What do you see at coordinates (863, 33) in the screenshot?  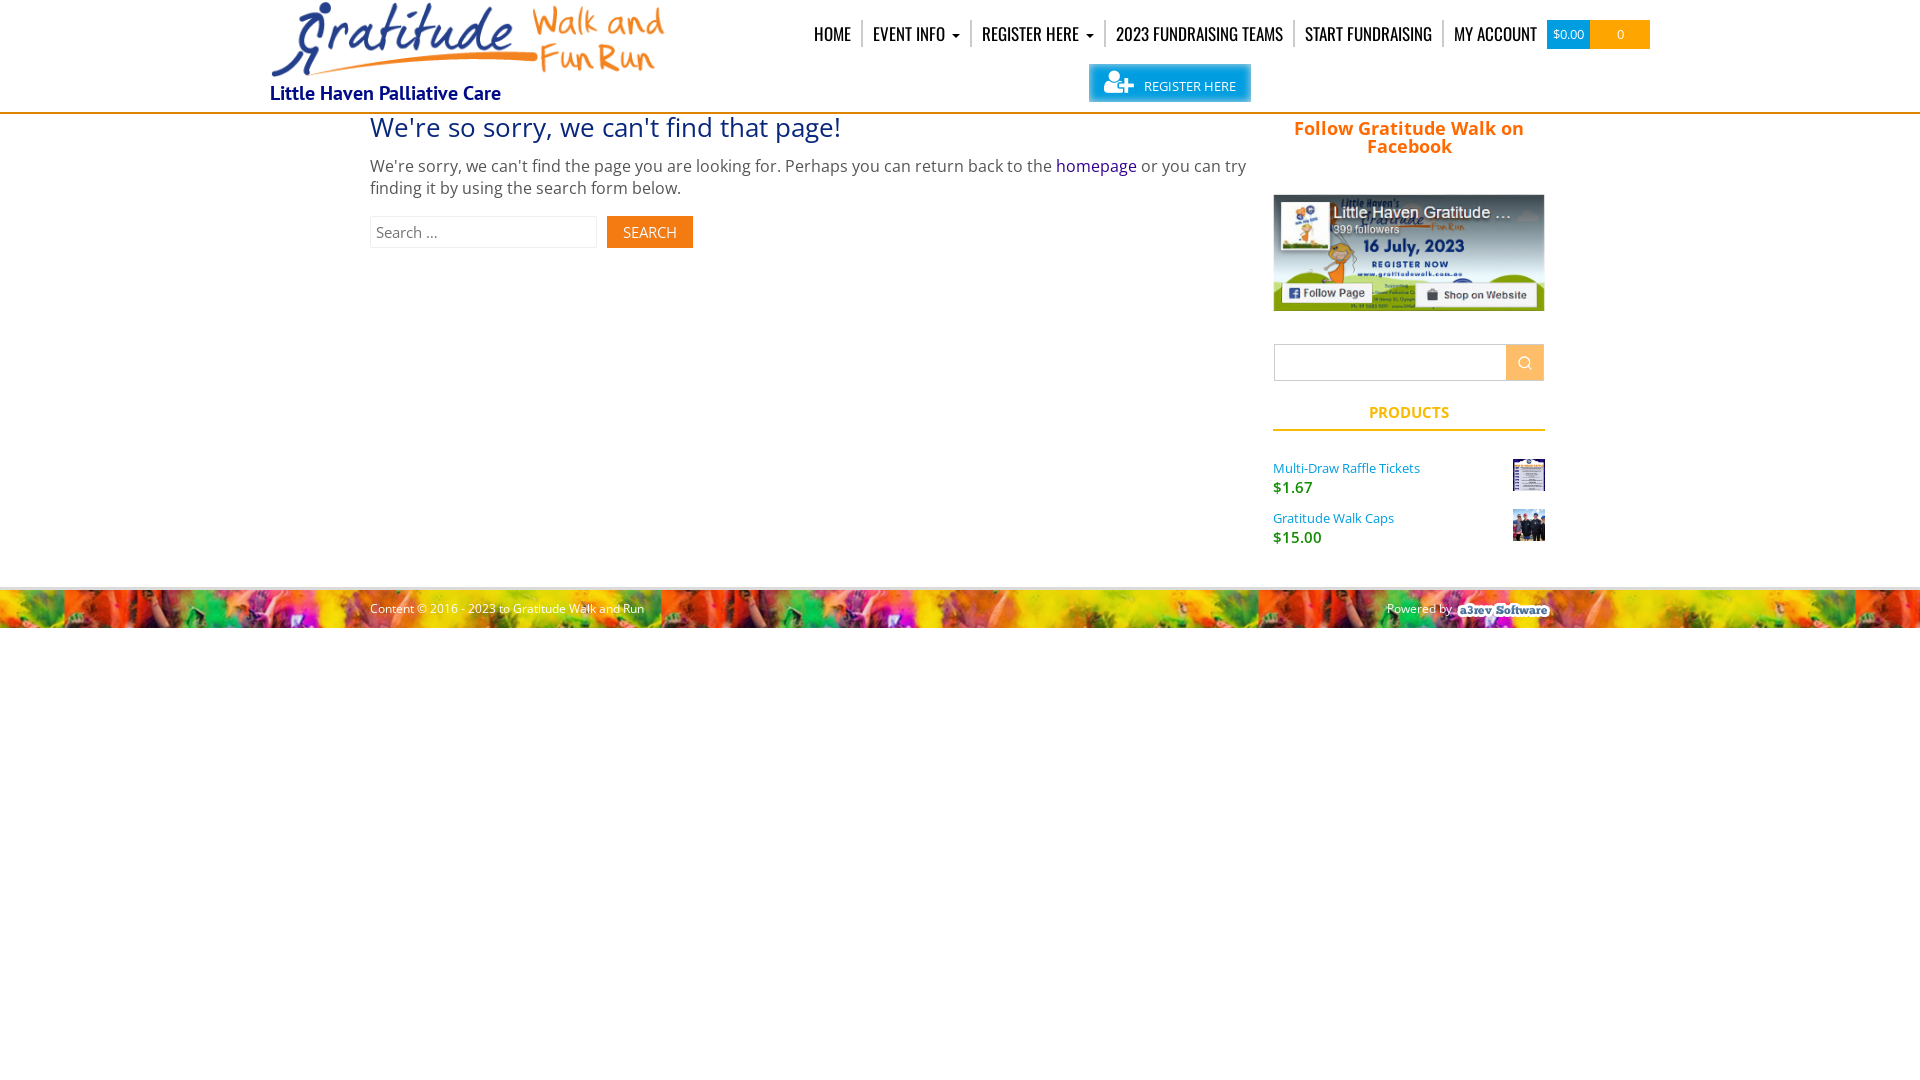 I see `'EVENT INFO'` at bounding box center [863, 33].